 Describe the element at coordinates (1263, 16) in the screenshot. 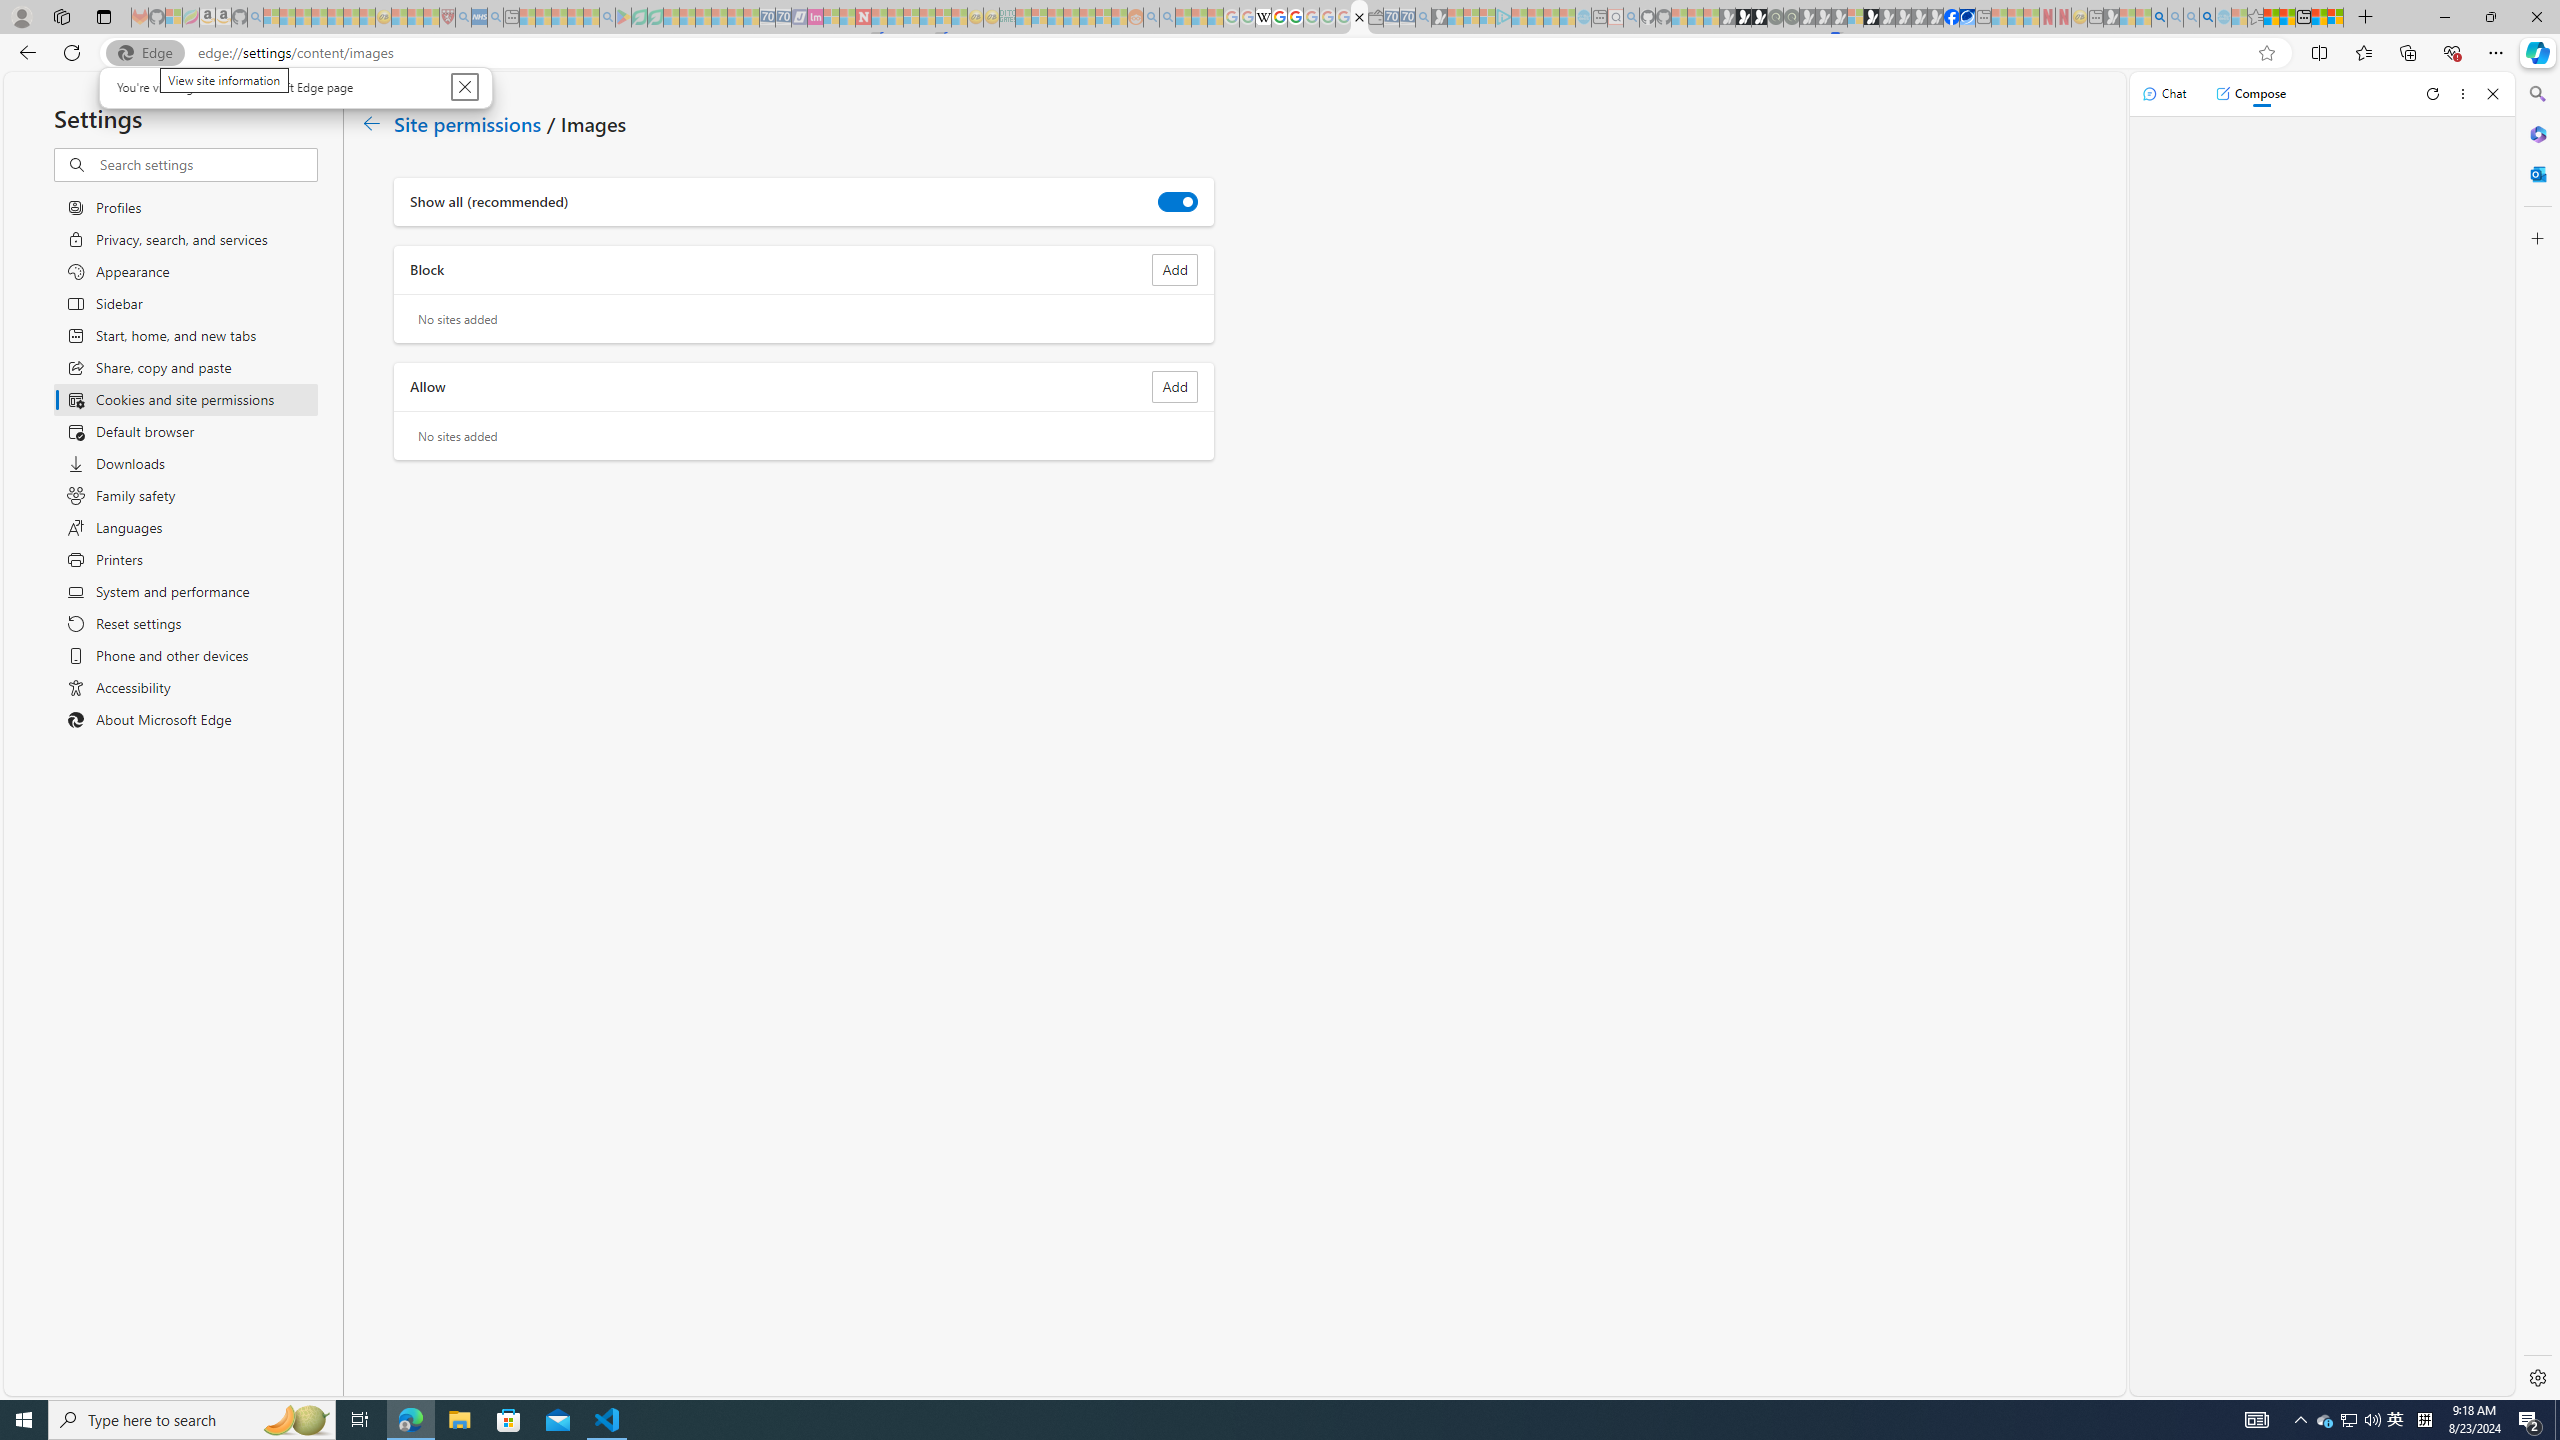

I see `'Target page - Wikipedia'` at that location.